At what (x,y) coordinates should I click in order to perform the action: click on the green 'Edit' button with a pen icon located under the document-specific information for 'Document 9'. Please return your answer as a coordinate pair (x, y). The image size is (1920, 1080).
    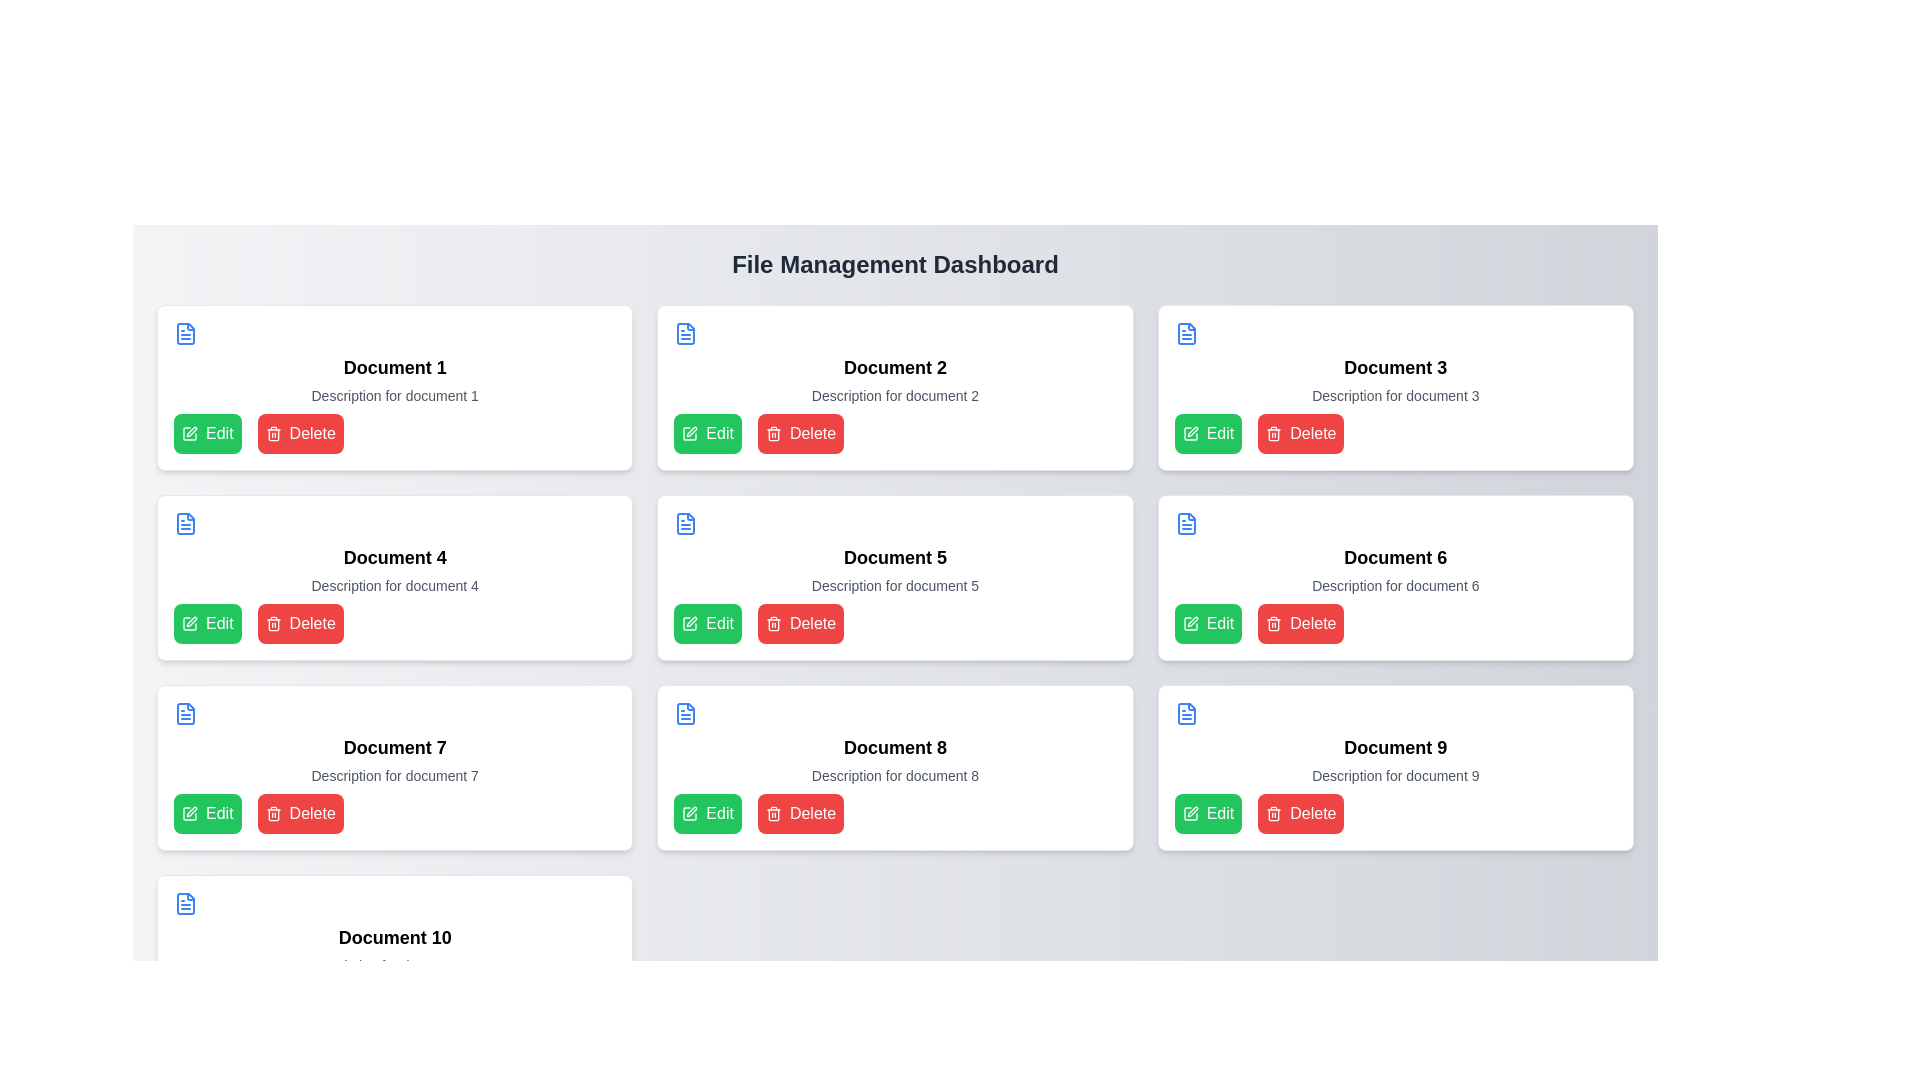
    Looking at the image, I should click on (1207, 813).